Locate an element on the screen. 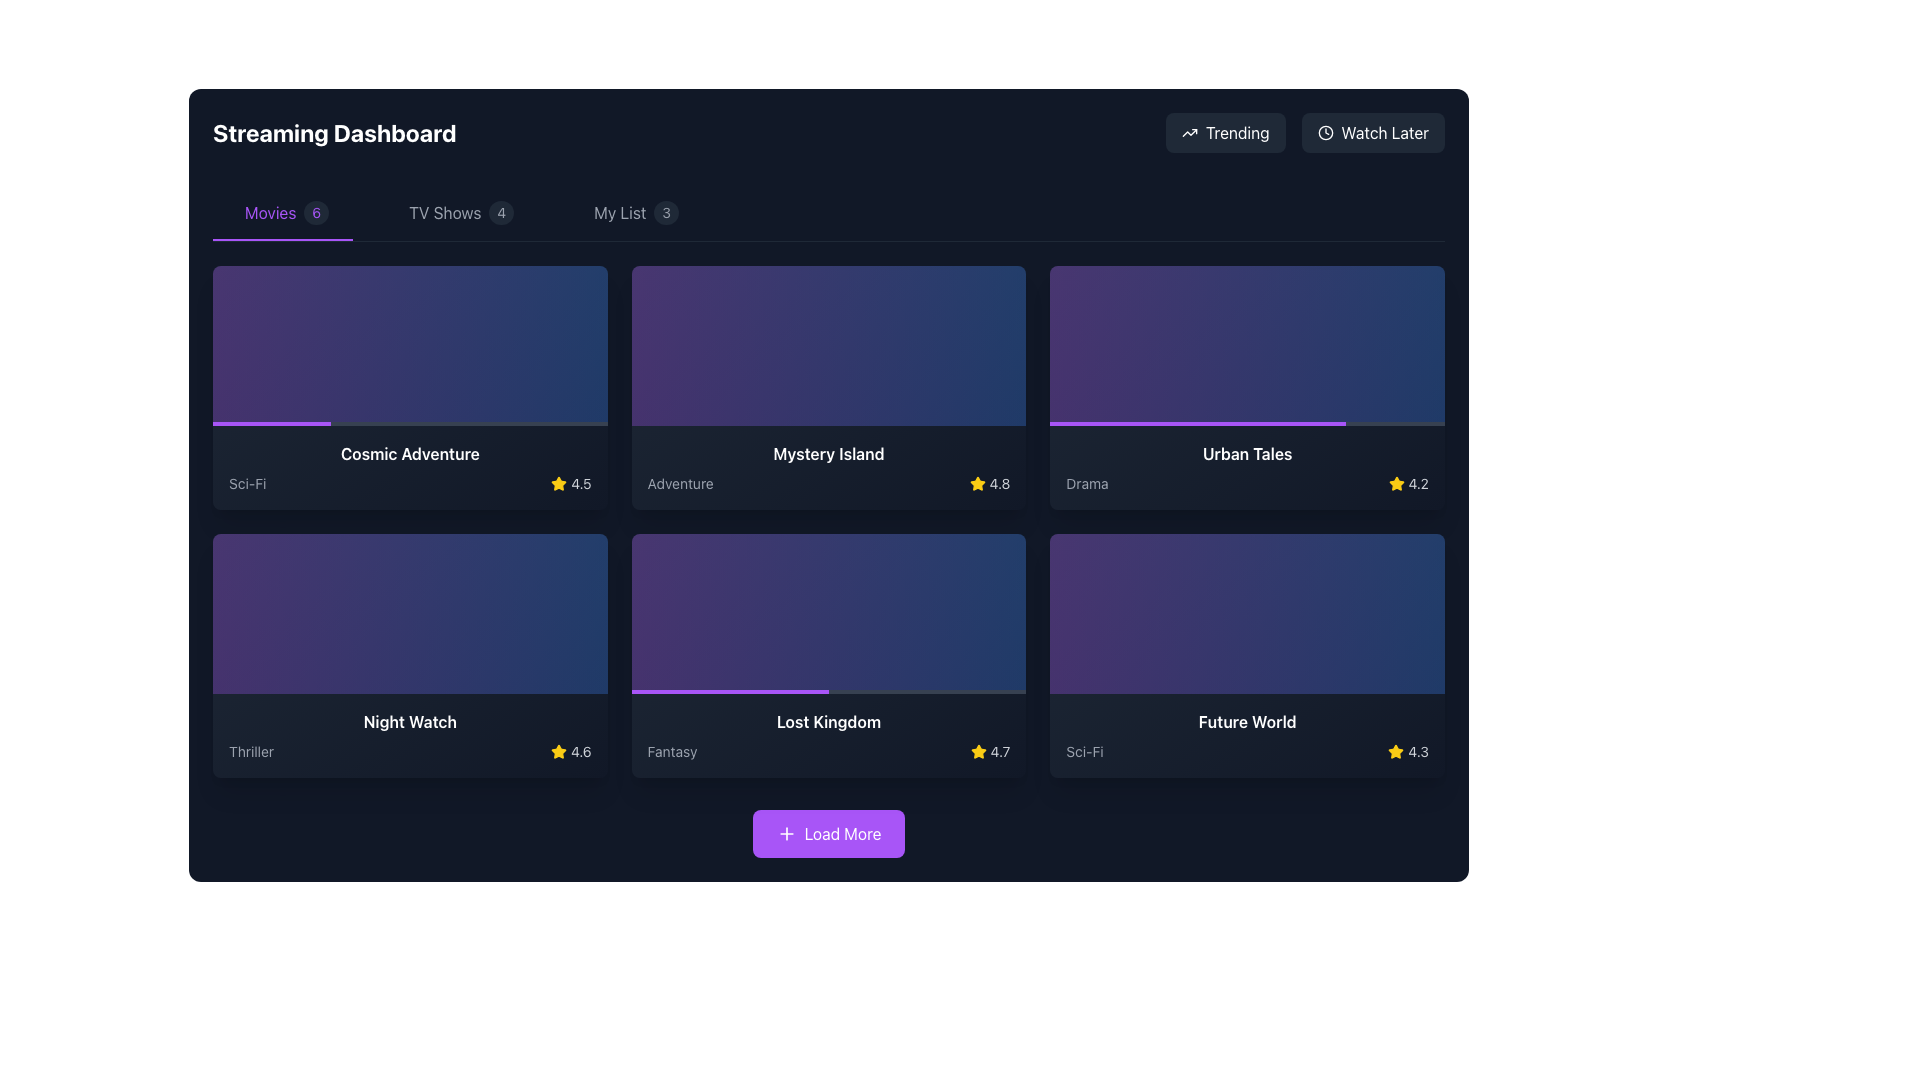  the dynamically loading content button at the bottom of the list is located at coordinates (843, 833).